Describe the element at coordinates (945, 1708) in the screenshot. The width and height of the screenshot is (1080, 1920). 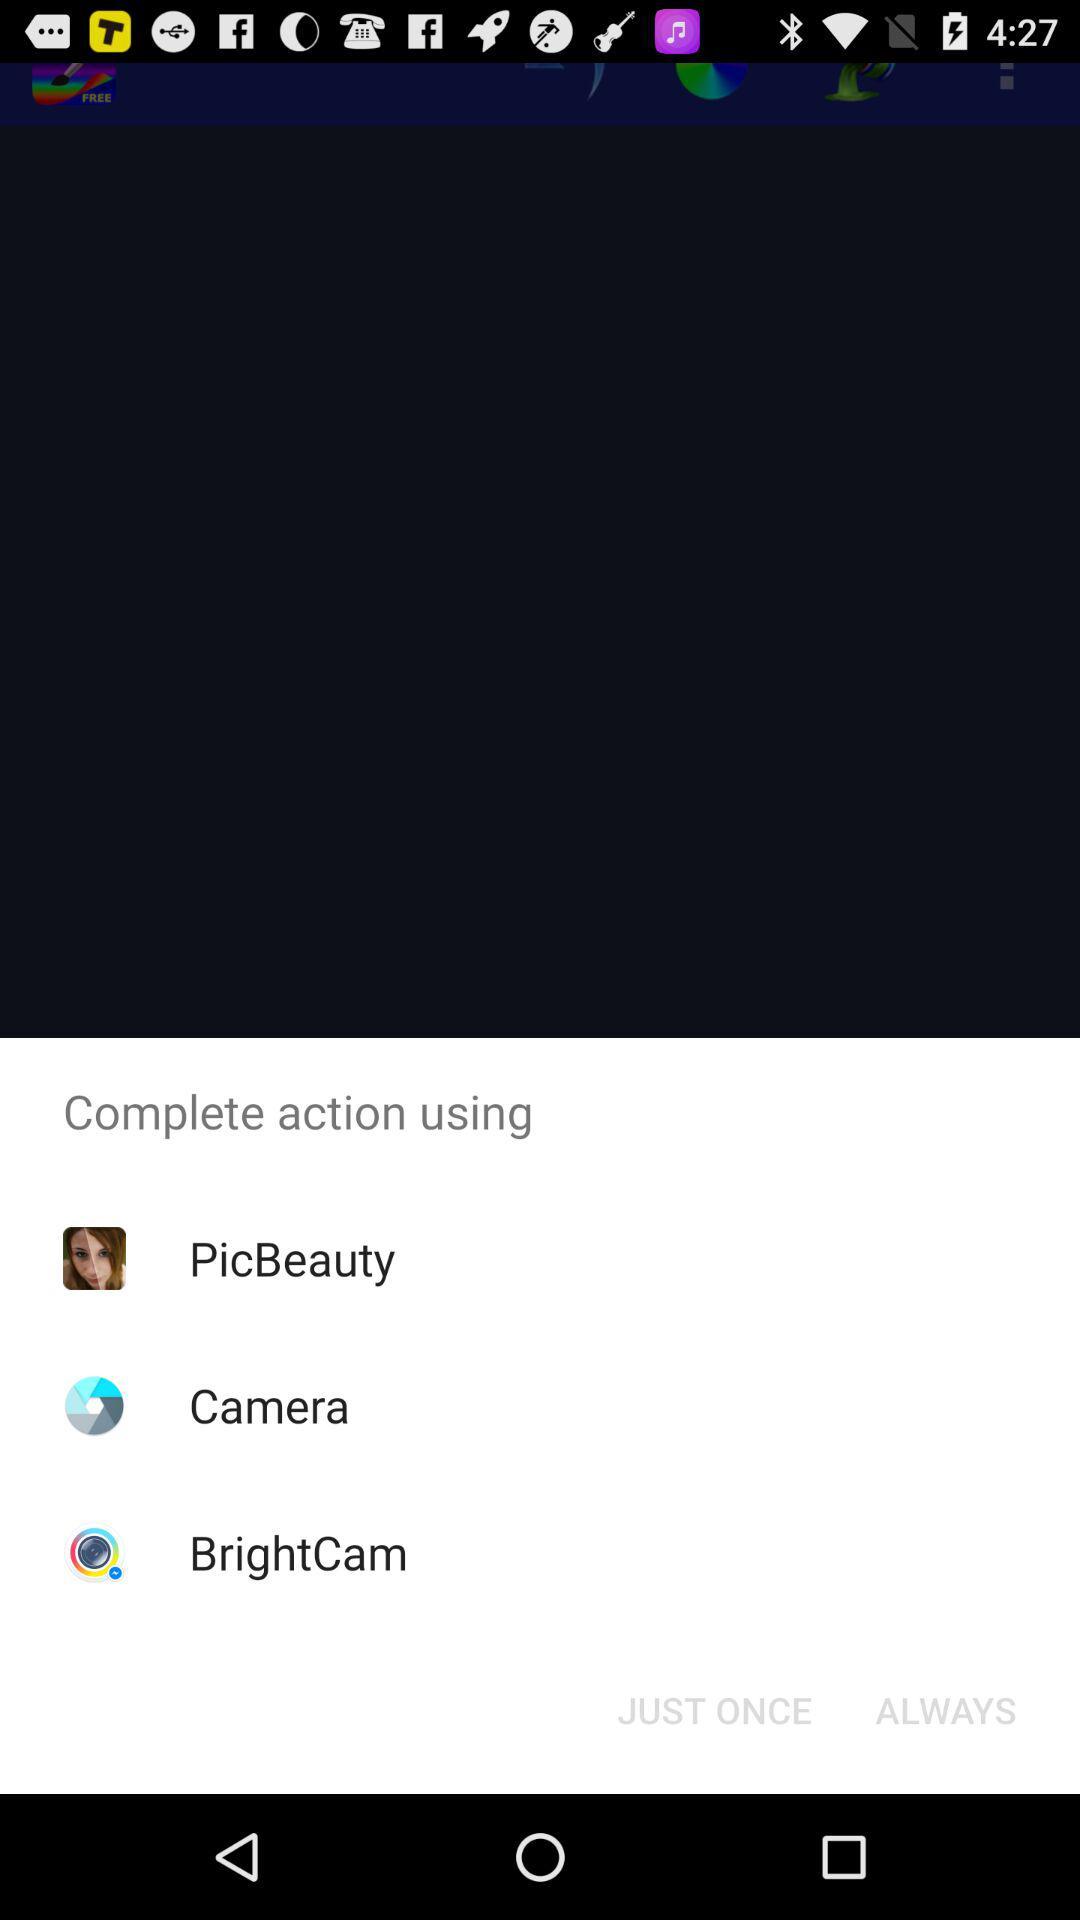
I see `icon to the right of just once` at that location.